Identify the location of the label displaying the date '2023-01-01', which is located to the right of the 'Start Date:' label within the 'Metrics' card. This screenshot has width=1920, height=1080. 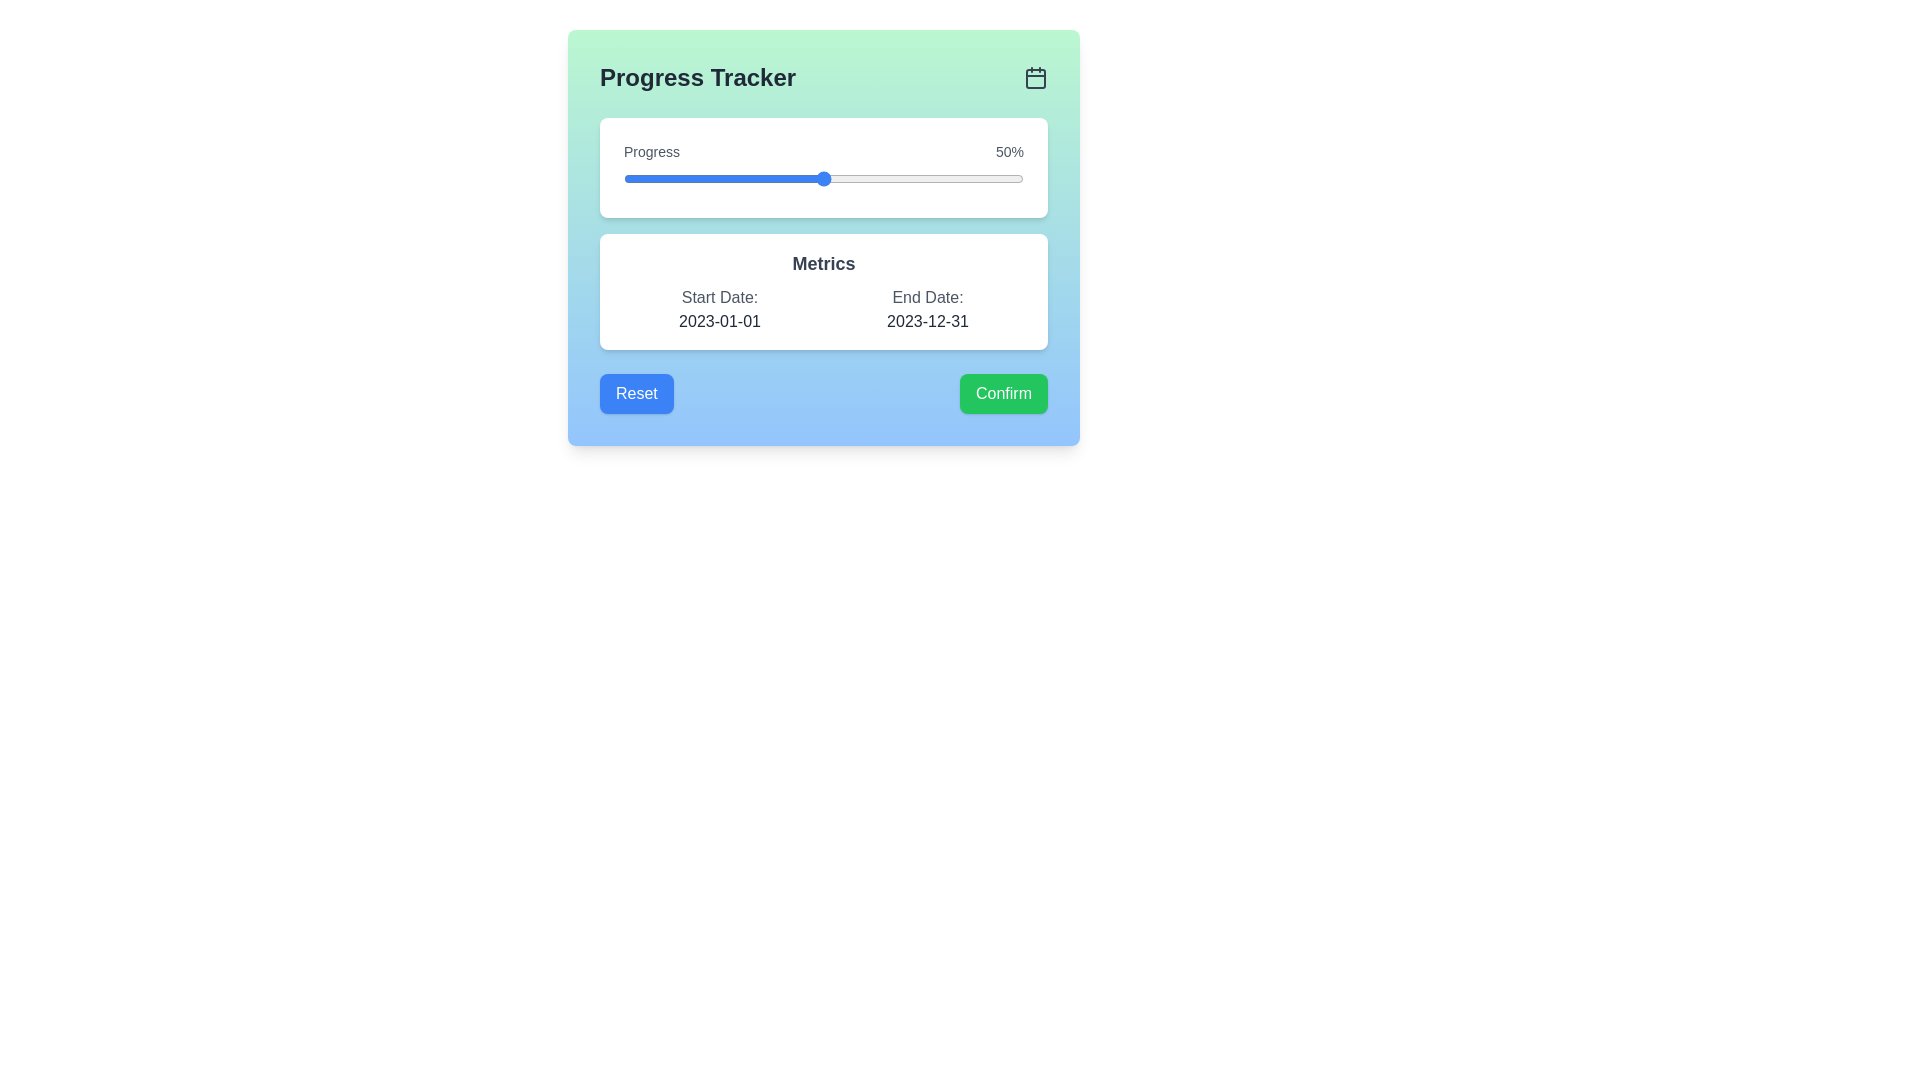
(720, 320).